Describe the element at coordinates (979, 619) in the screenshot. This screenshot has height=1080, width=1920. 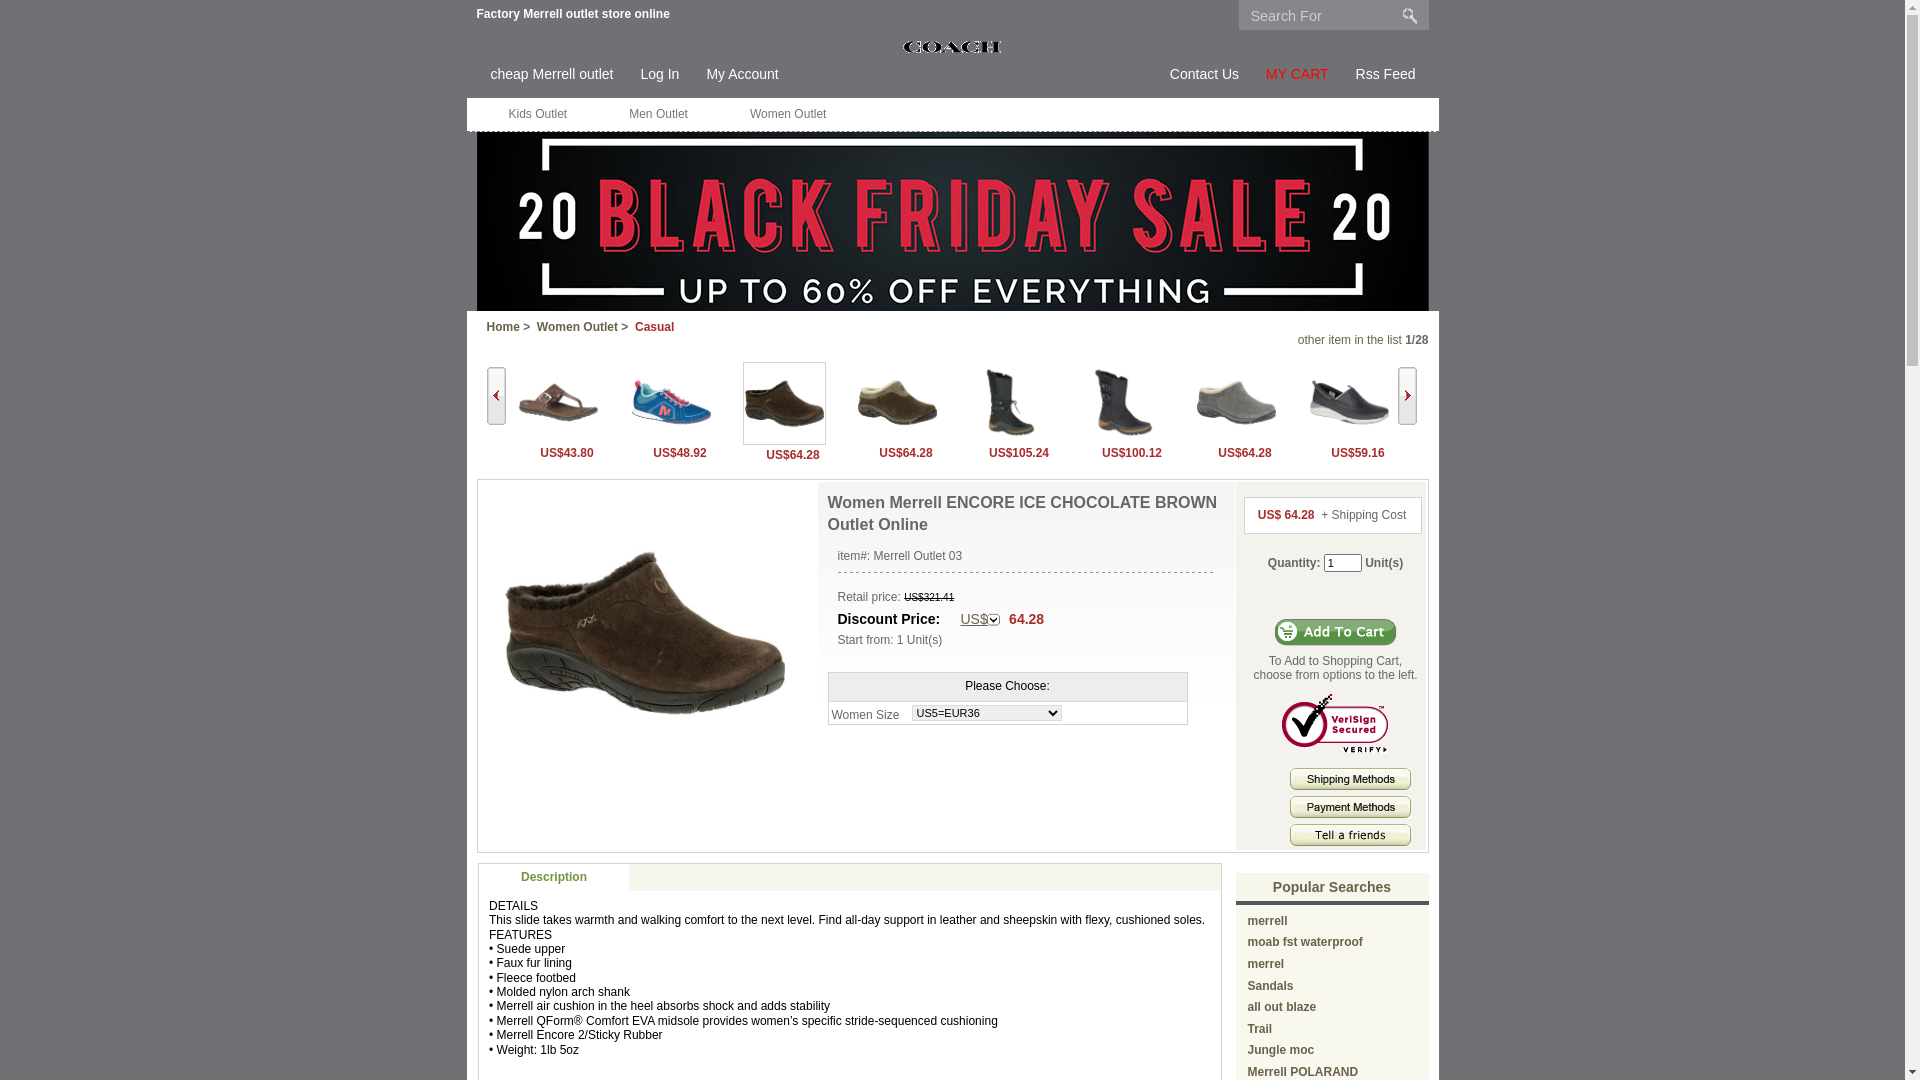
I see `'US$'` at that location.